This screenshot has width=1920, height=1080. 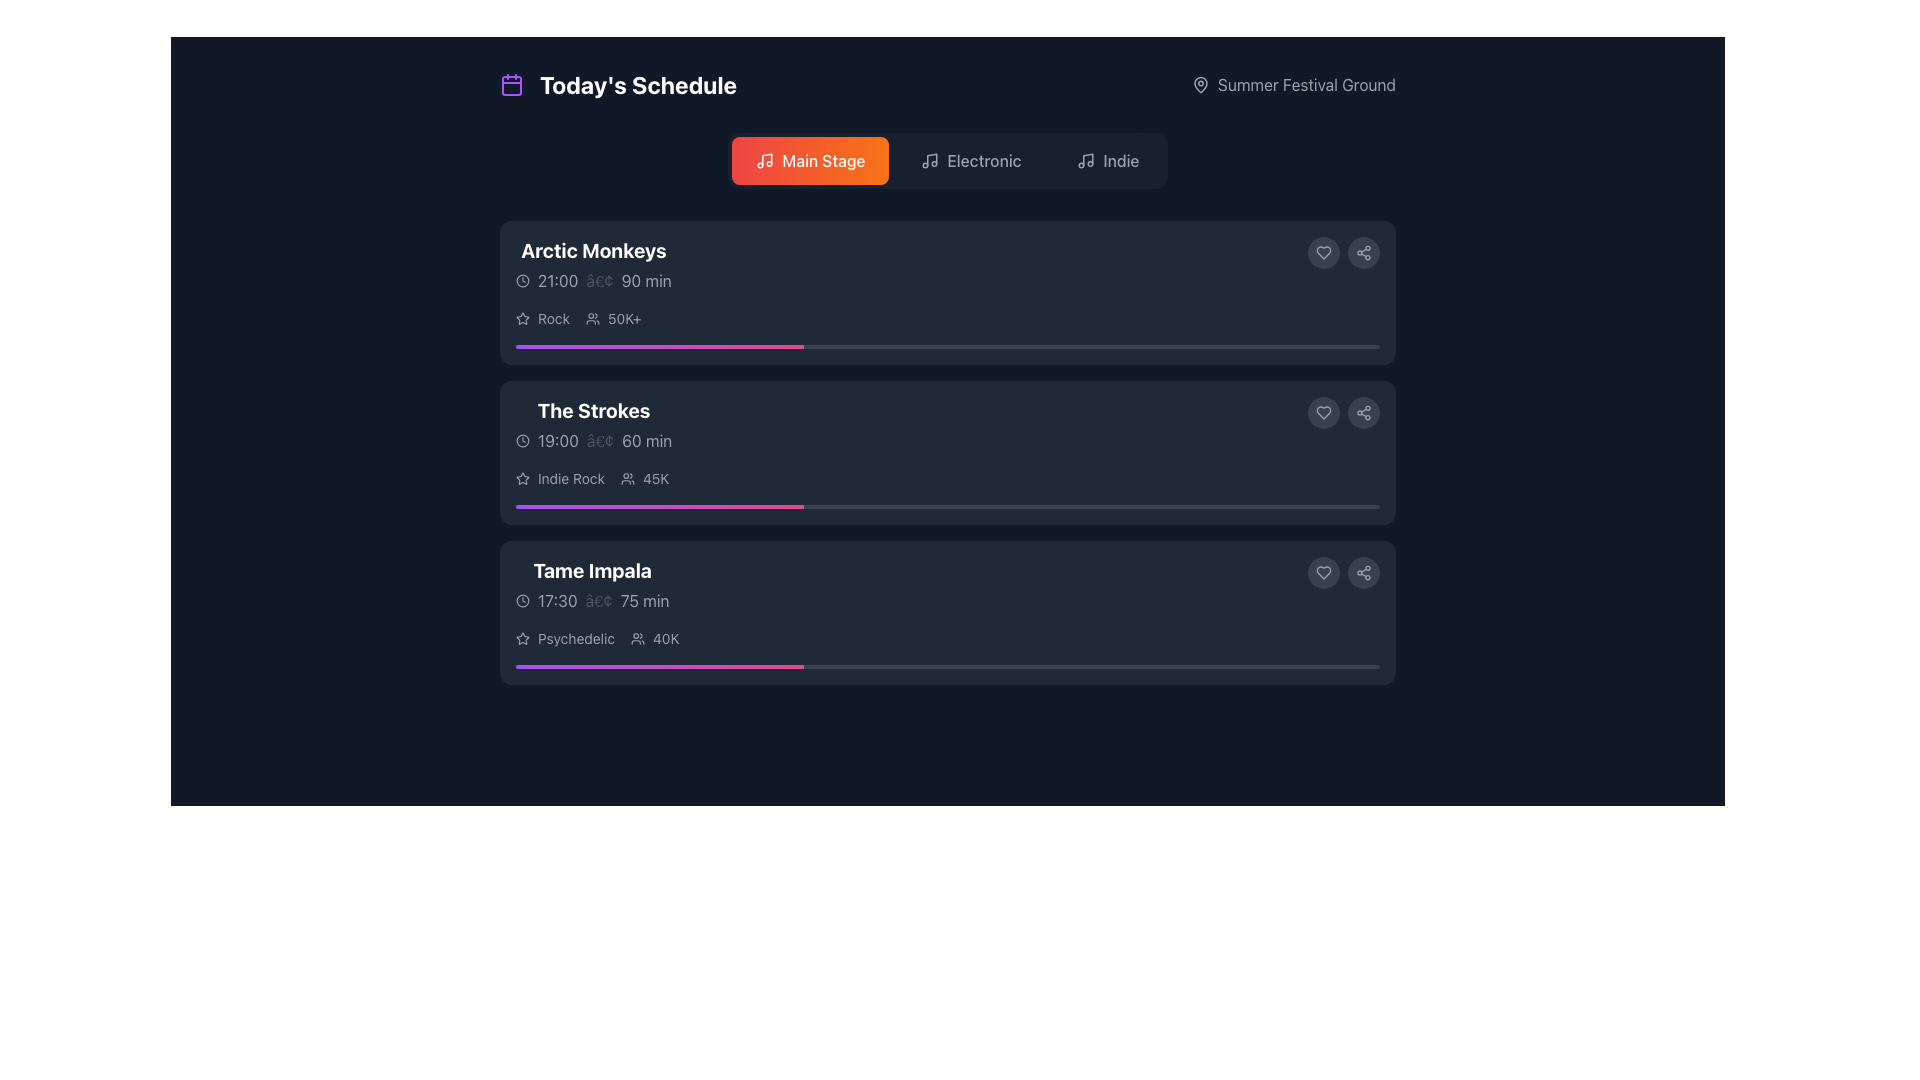 I want to click on the 'Electronic' text label within the button component, so click(x=984, y=160).